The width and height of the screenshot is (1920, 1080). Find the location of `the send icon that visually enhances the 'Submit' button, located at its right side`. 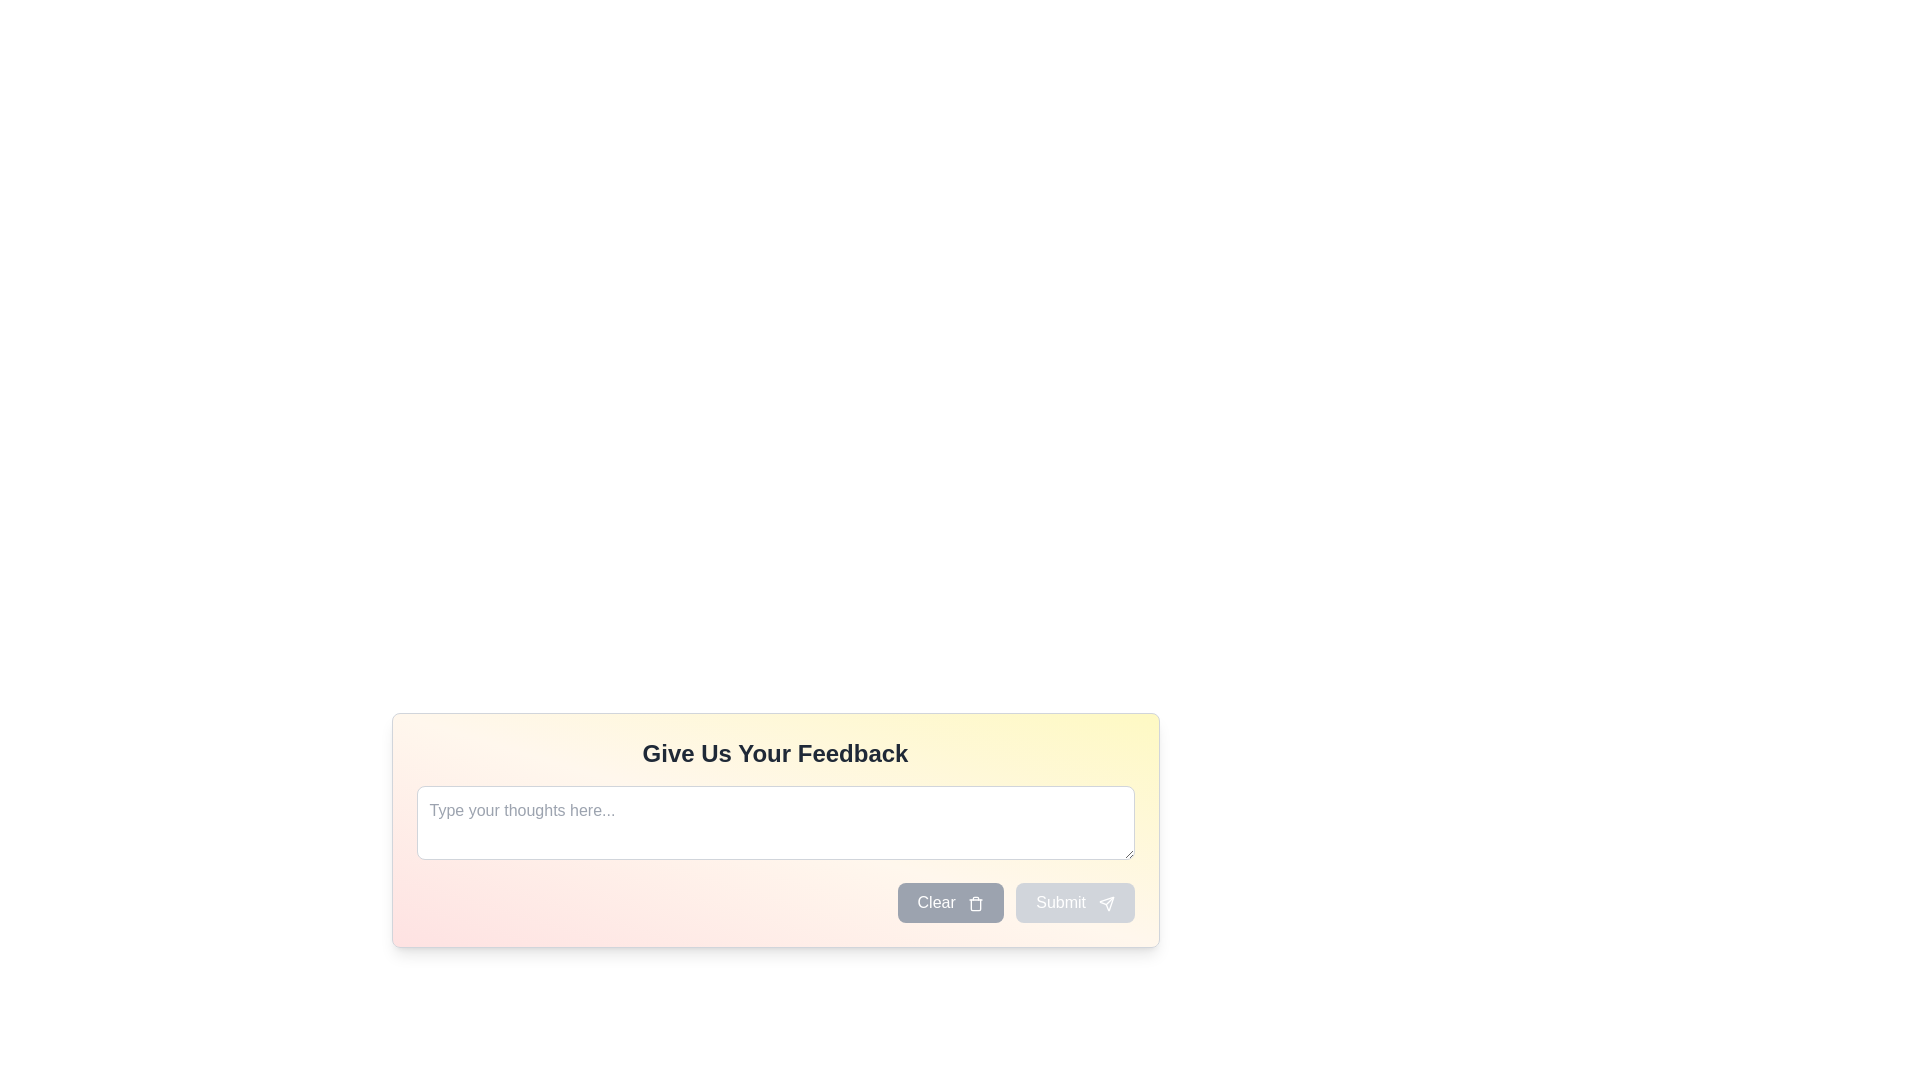

the send icon that visually enhances the 'Submit' button, located at its right side is located at coordinates (1105, 903).